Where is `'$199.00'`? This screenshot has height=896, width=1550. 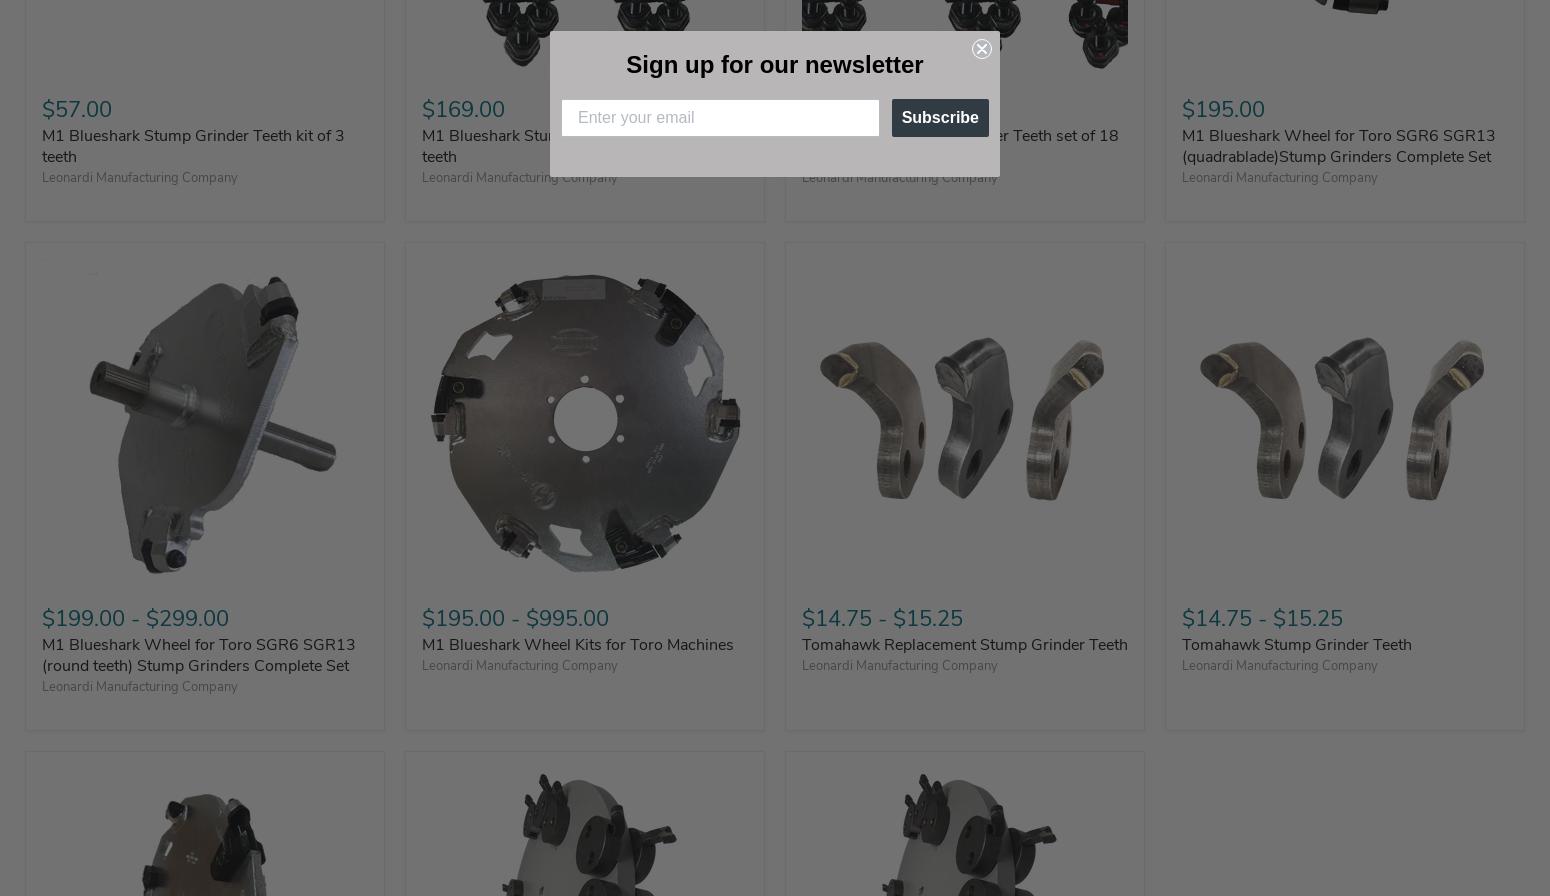
'$199.00' is located at coordinates (83, 617).